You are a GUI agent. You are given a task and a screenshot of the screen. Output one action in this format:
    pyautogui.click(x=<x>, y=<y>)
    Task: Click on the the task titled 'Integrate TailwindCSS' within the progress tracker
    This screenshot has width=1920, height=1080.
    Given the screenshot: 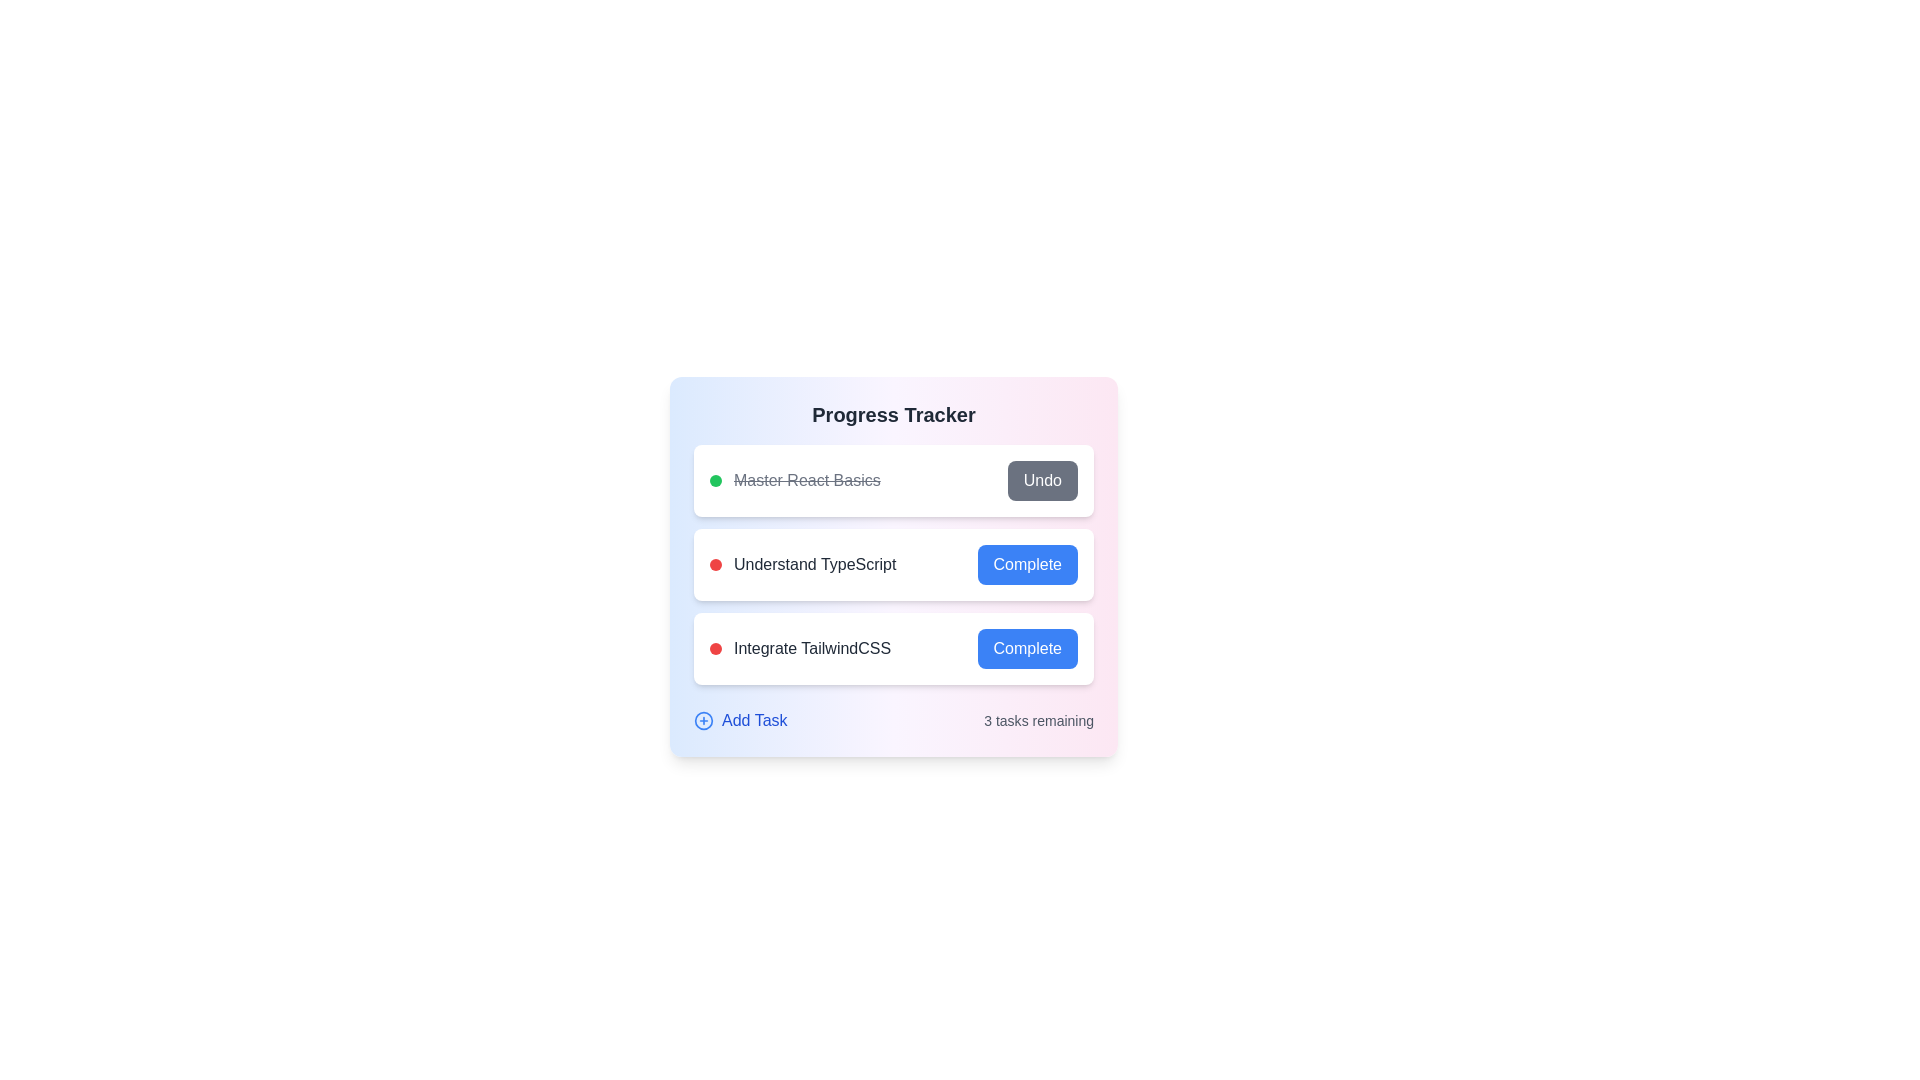 What is the action you would take?
    pyautogui.click(x=800, y=648)
    